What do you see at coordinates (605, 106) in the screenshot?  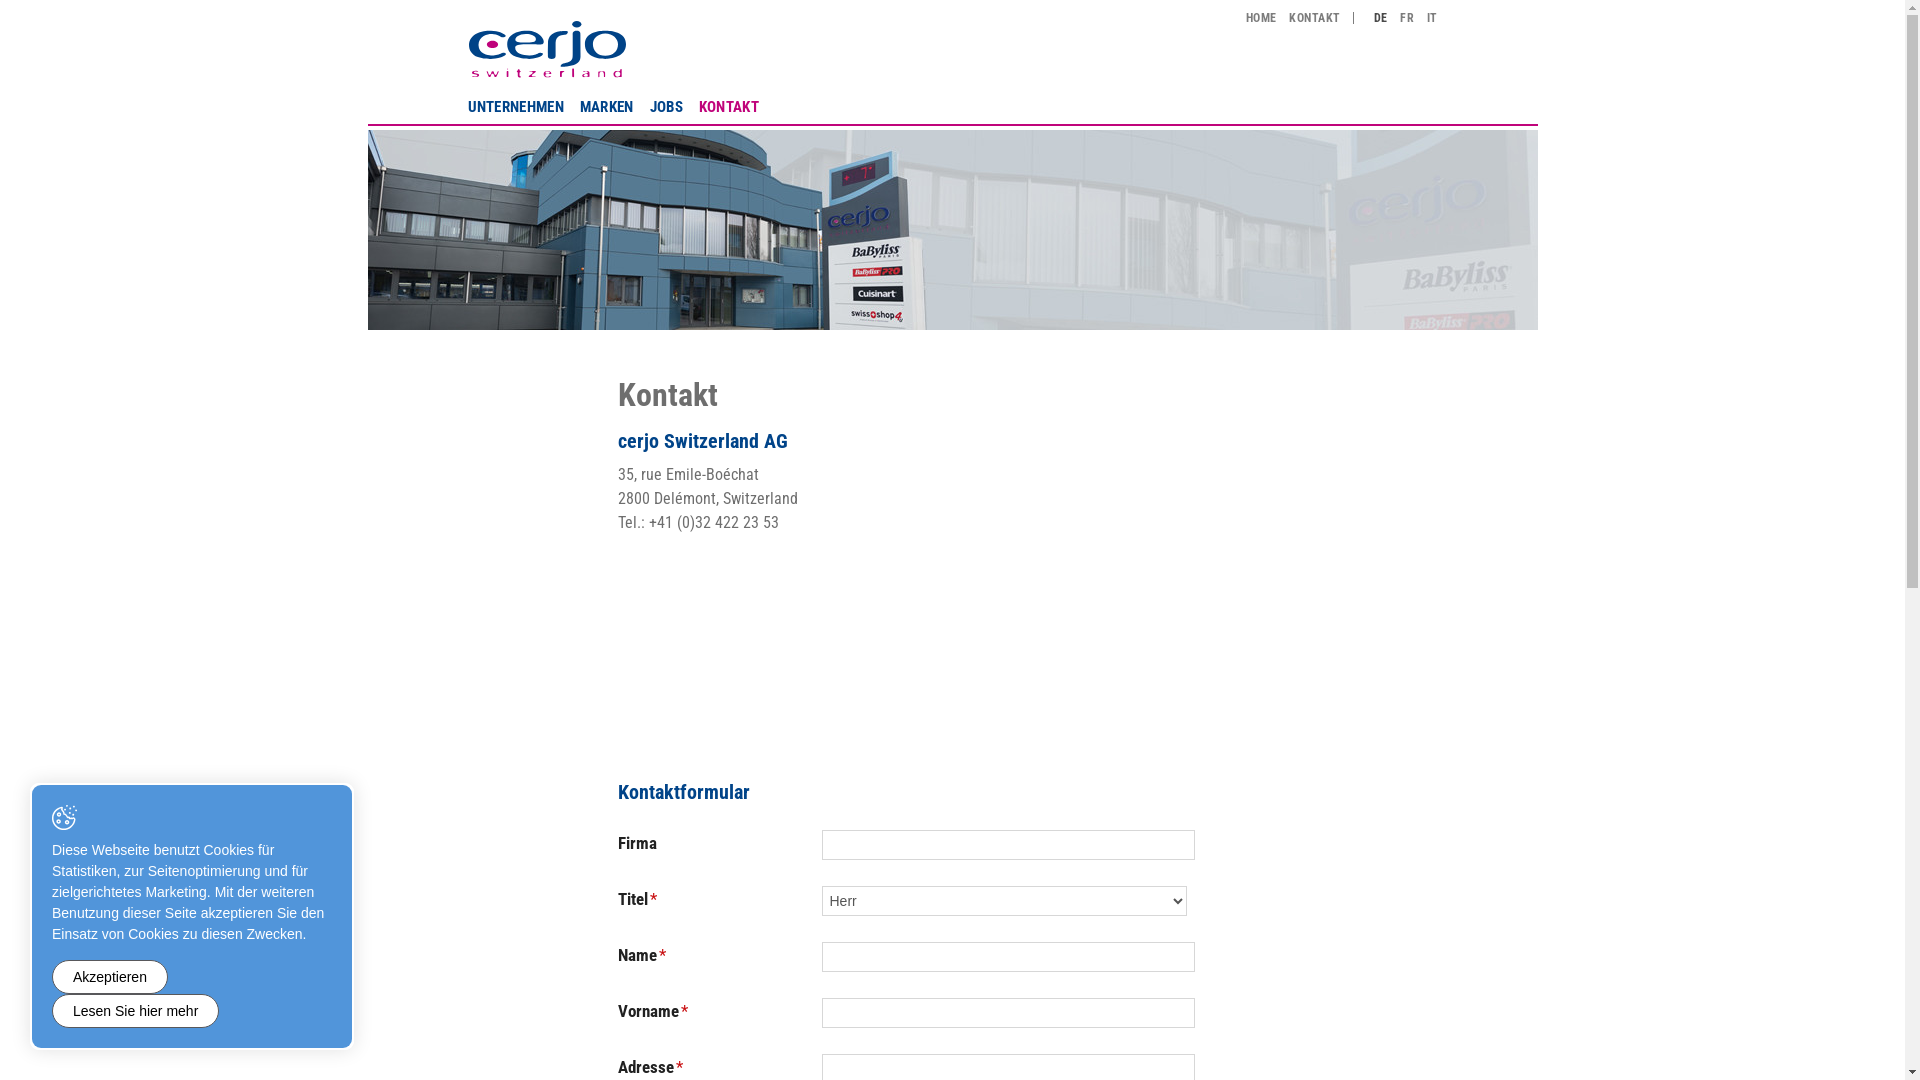 I see `'MARKEN'` at bounding box center [605, 106].